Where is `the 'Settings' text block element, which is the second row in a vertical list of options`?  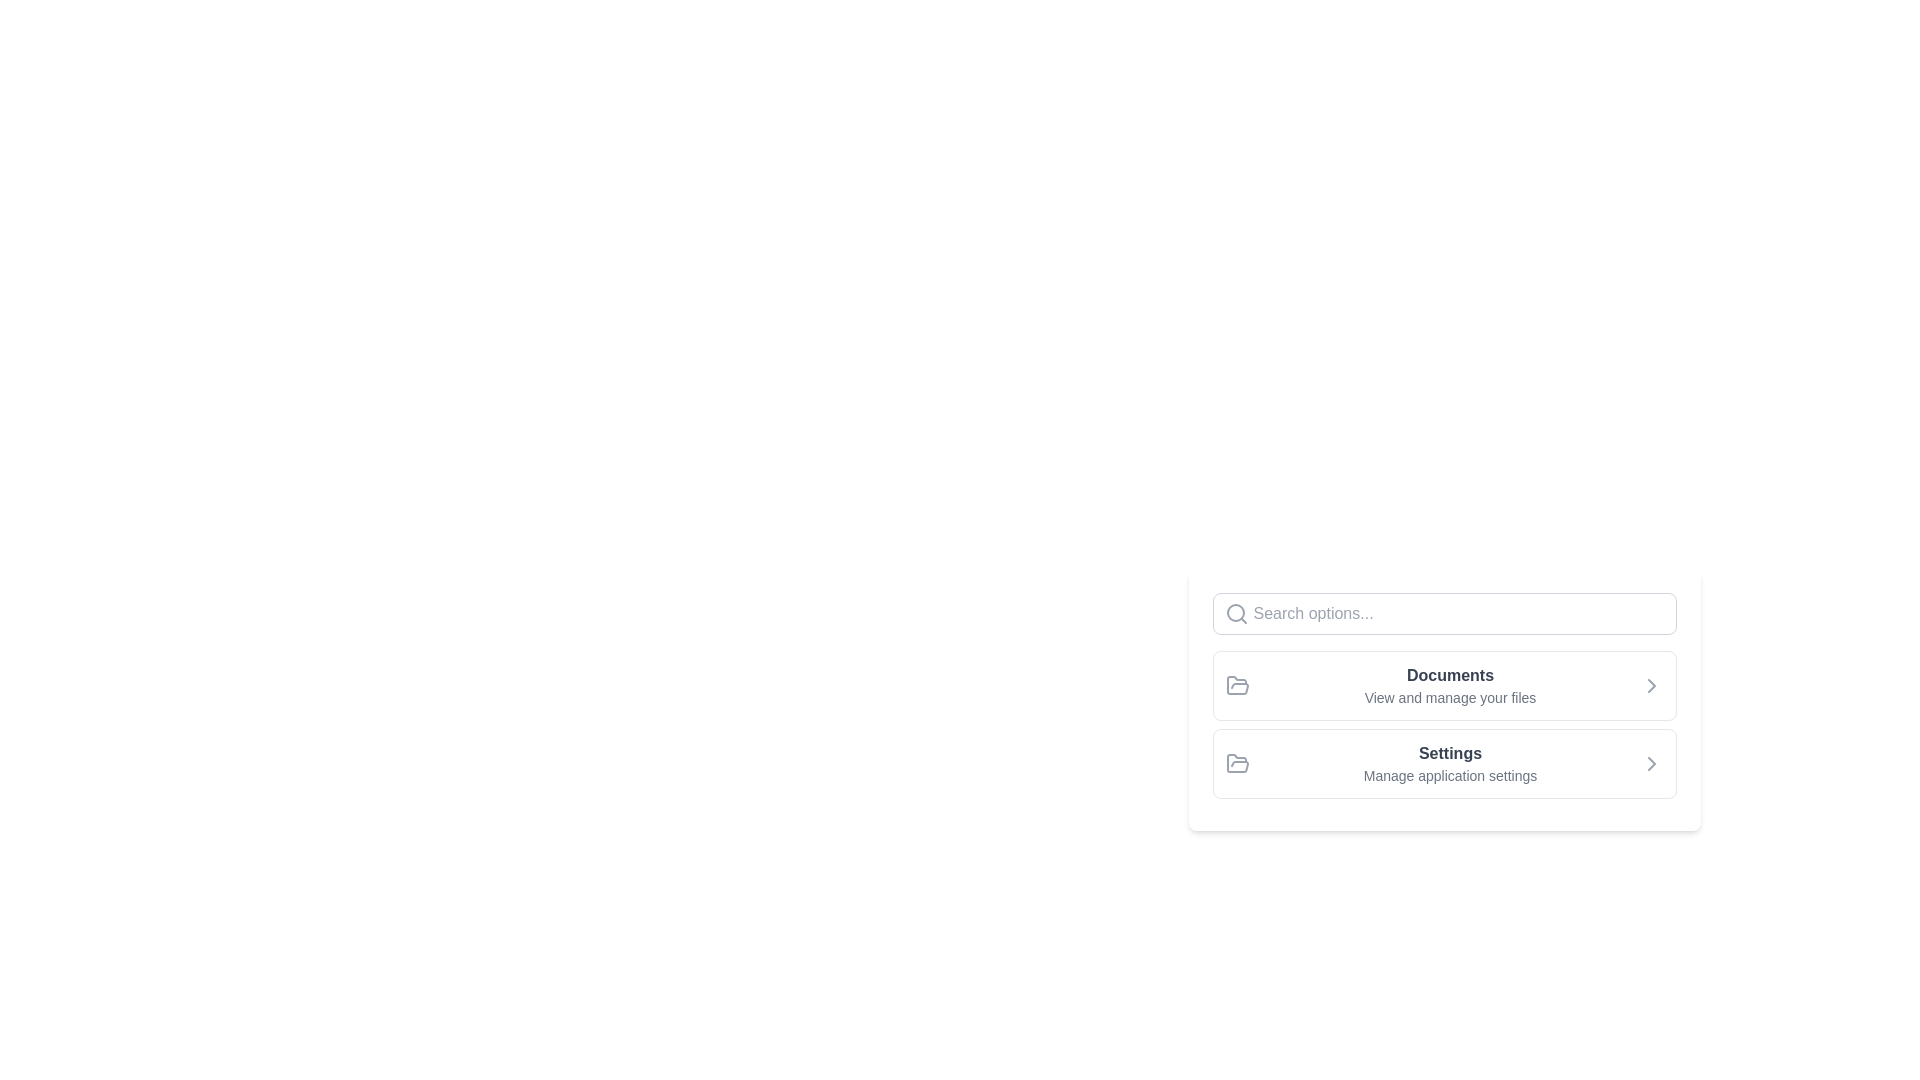
the 'Settings' text block element, which is the second row in a vertical list of options is located at coordinates (1450, 763).